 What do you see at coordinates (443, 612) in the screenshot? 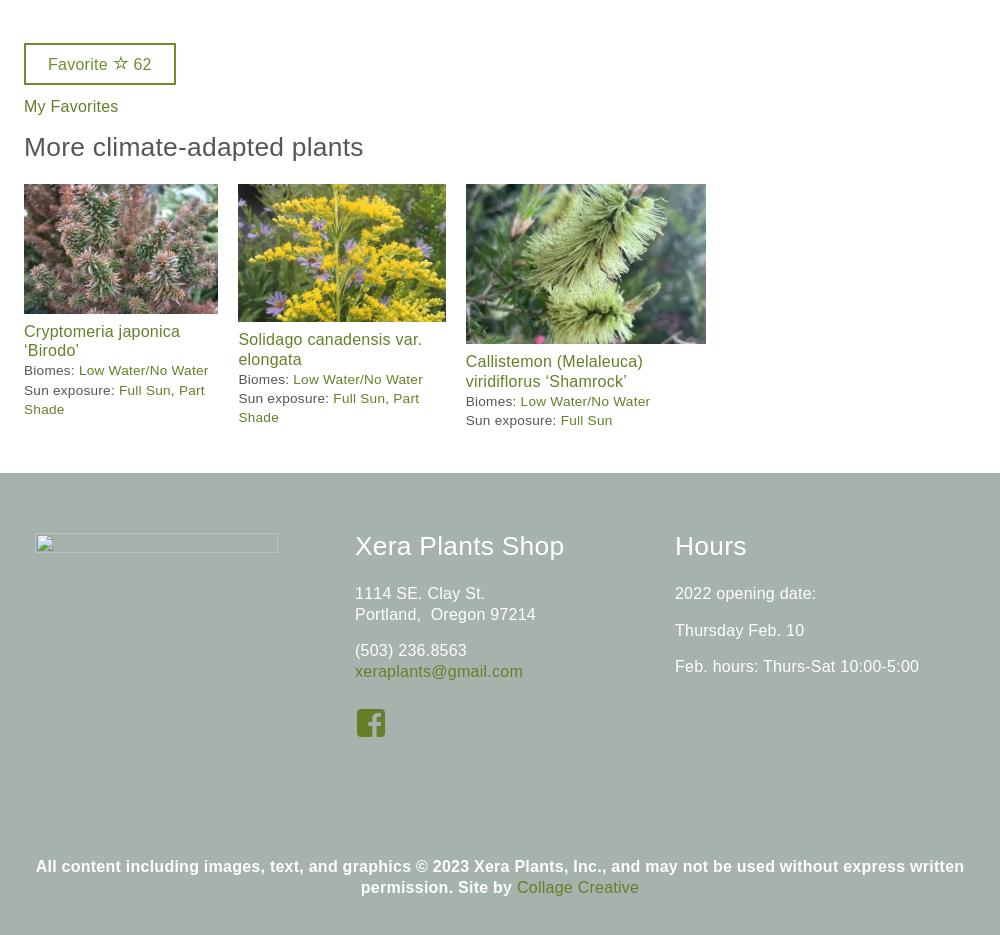
I see `'Portland,  Oregon 97214'` at bounding box center [443, 612].